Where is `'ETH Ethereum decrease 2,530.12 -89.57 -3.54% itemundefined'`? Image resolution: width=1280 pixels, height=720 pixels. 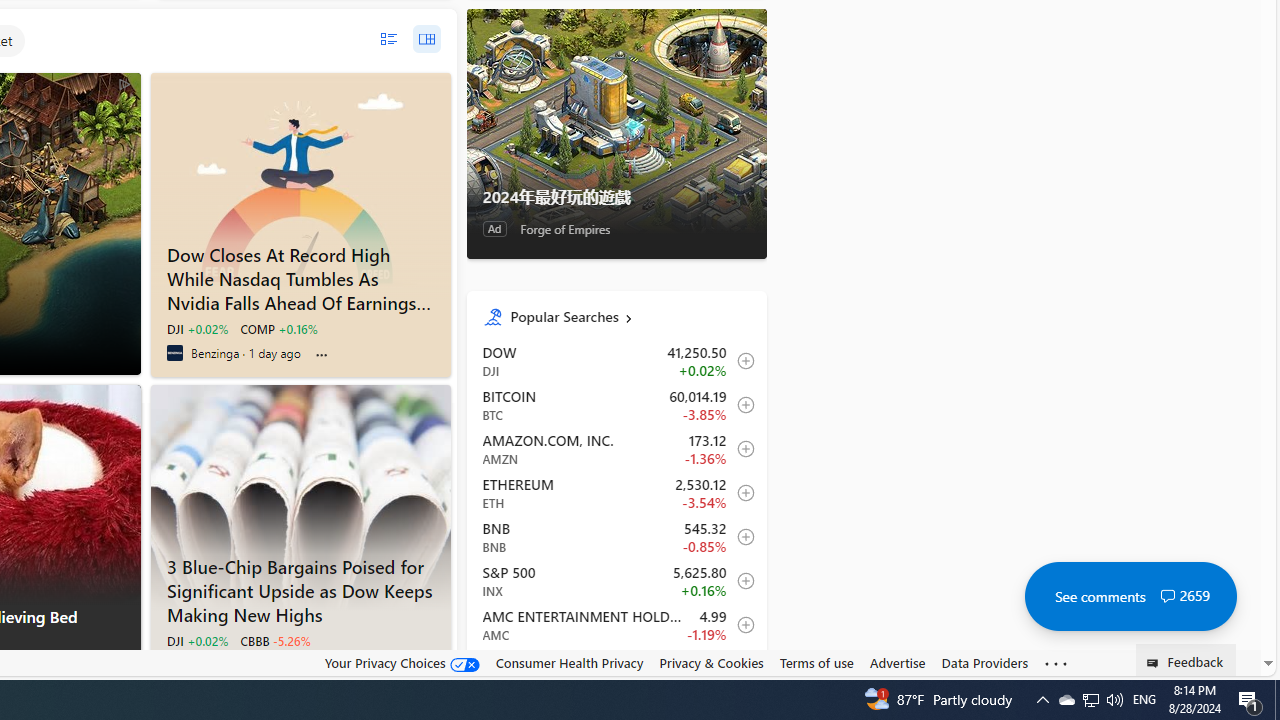
'ETH Ethereum decrease 2,530.12 -89.57 -3.54% itemundefined' is located at coordinates (615, 492).